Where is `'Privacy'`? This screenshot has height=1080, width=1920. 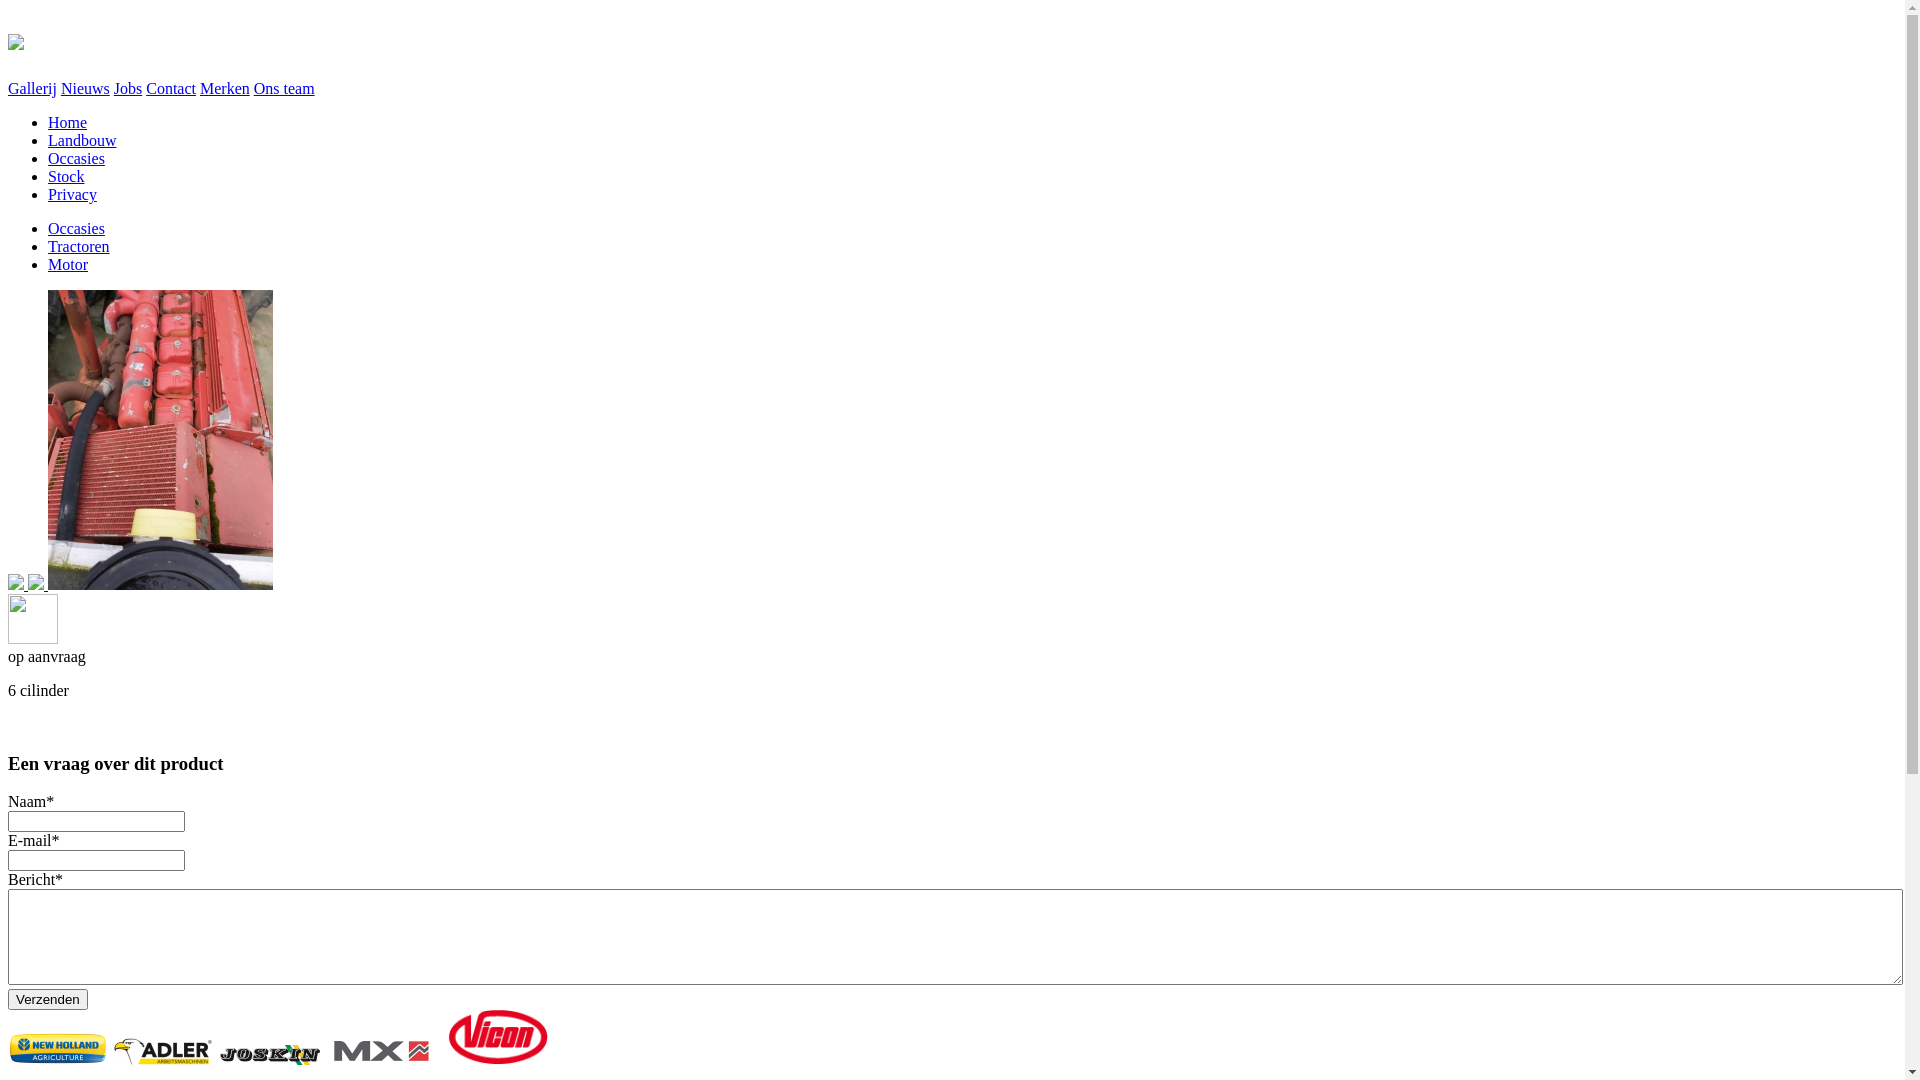
'Privacy' is located at coordinates (72, 194).